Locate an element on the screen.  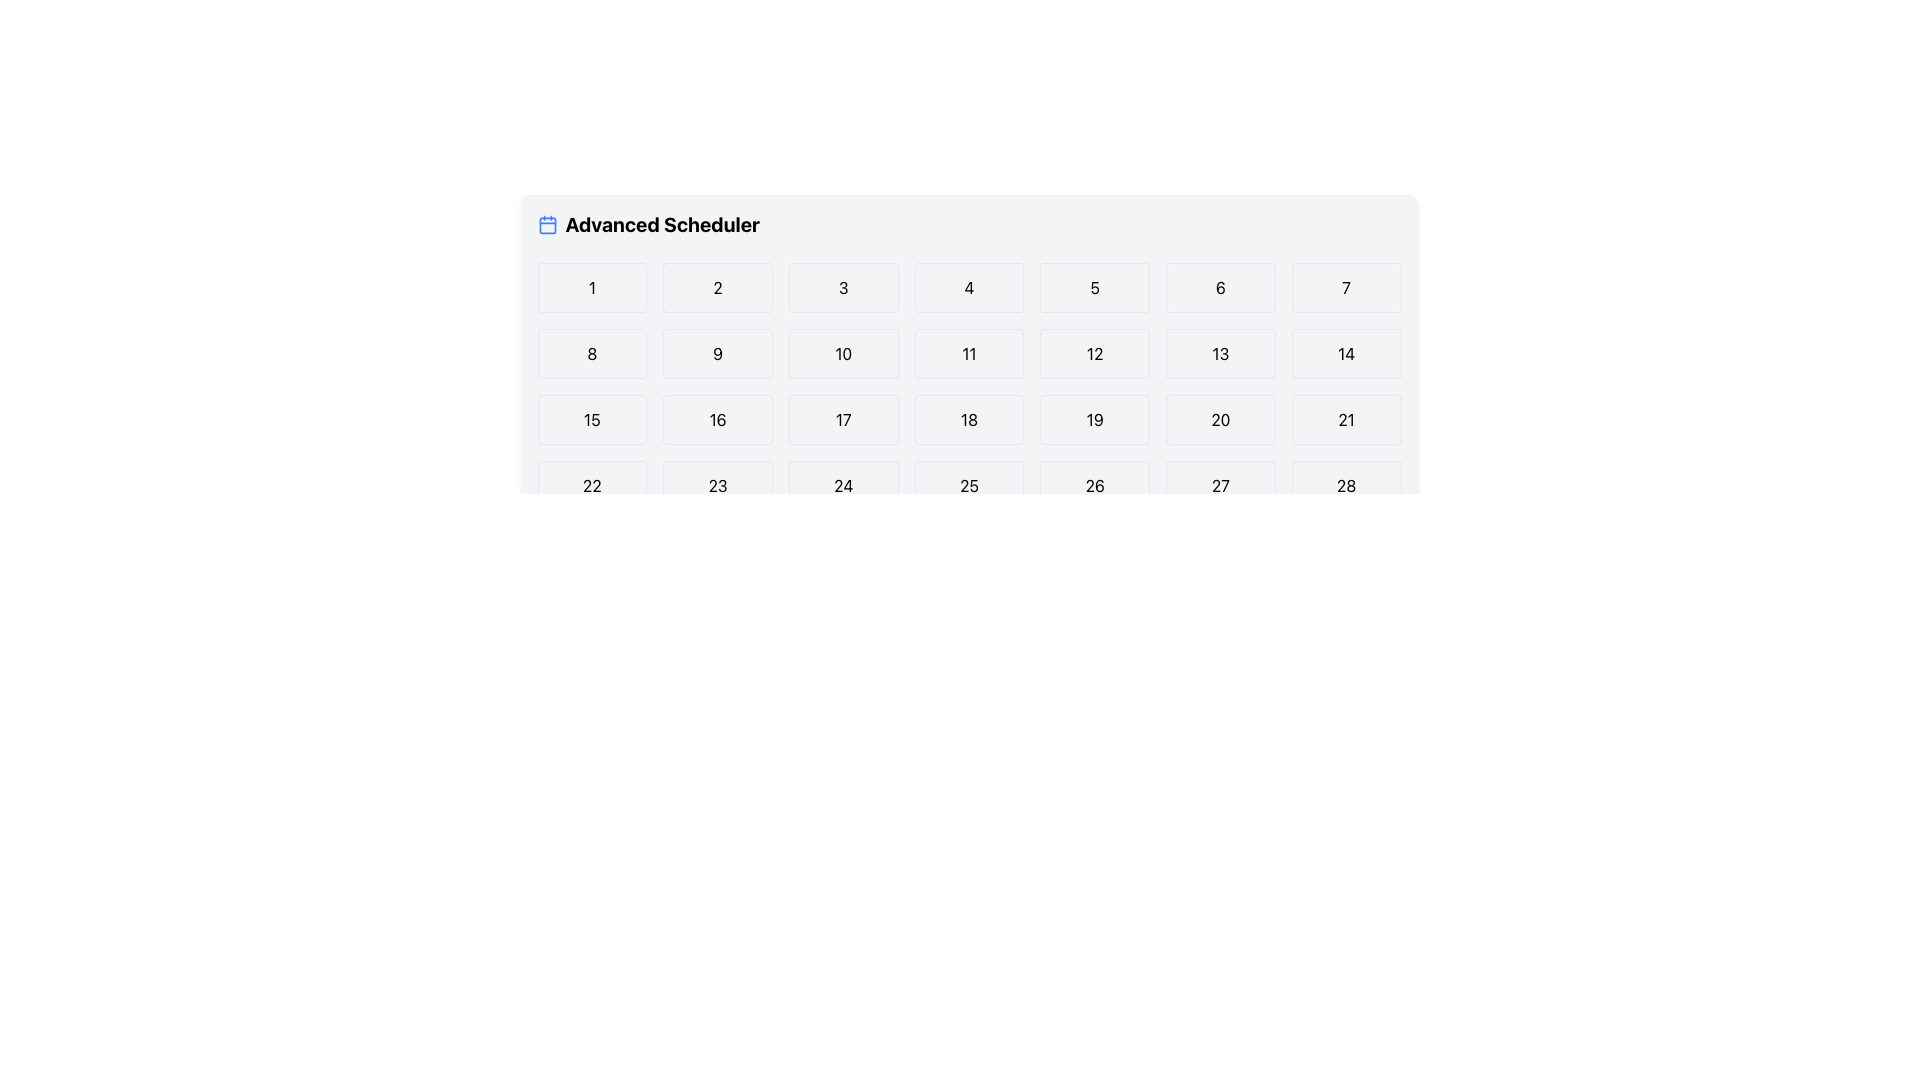
the small rectangular shape with rounded corners located within the calendar icon is located at coordinates (547, 225).